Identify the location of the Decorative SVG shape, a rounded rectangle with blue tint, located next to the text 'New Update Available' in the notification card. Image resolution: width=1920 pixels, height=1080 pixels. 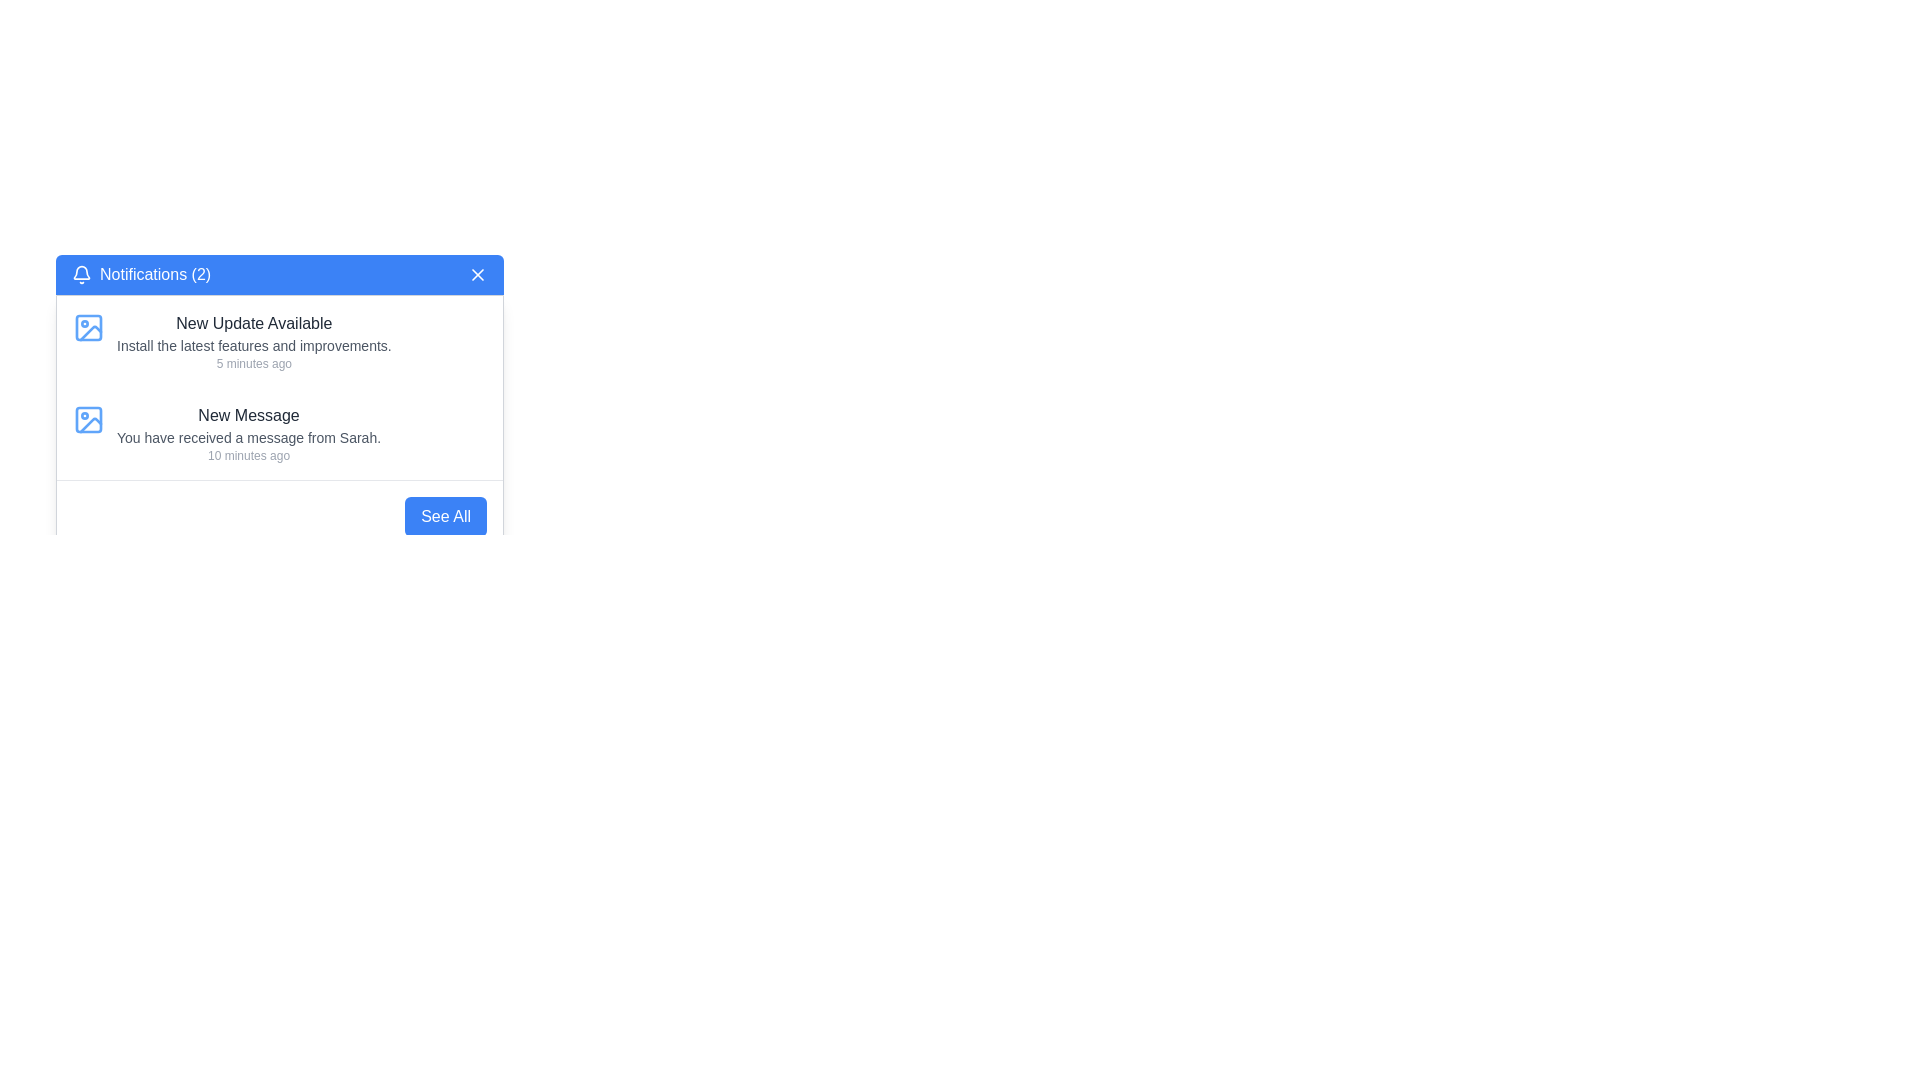
(88, 419).